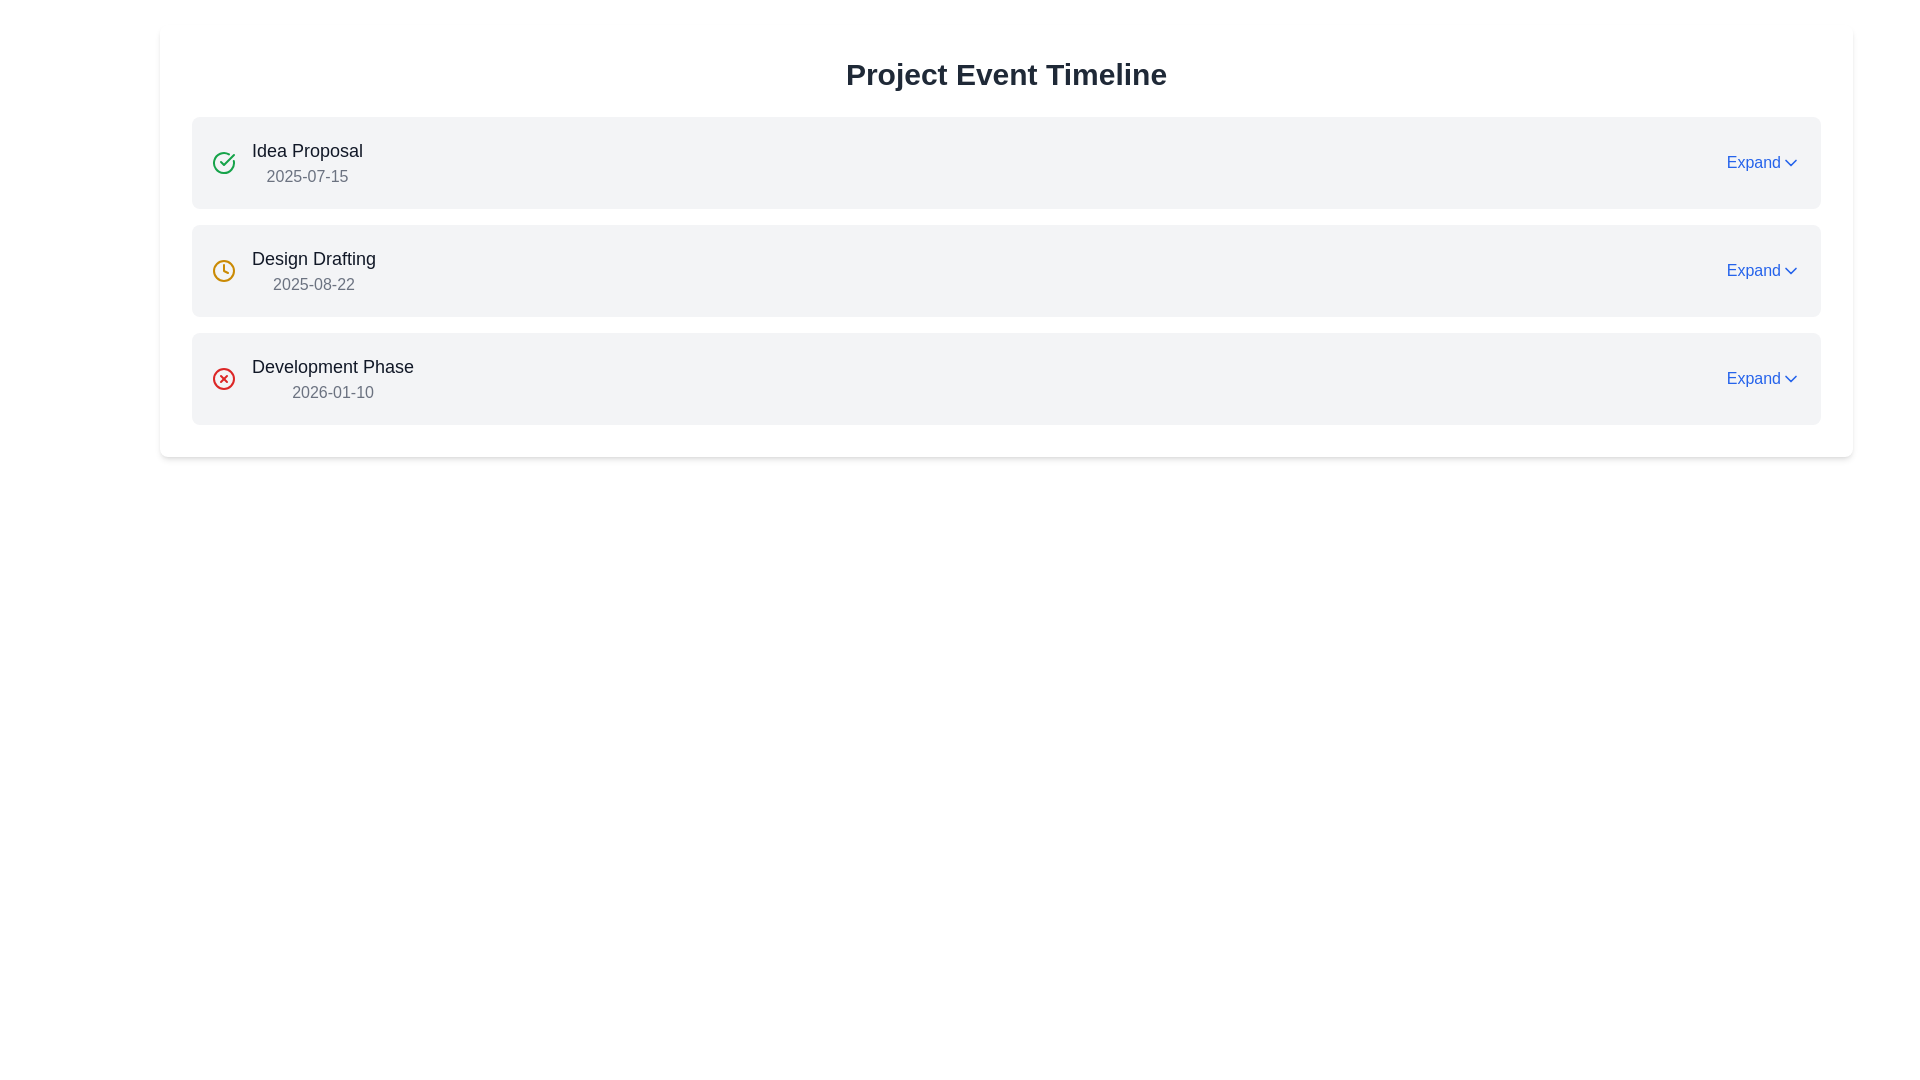  Describe the element at coordinates (1763, 270) in the screenshot. I see `the clickable link with an adjacent icon on the far-right side of the 'Design Drafting' row` at that location.